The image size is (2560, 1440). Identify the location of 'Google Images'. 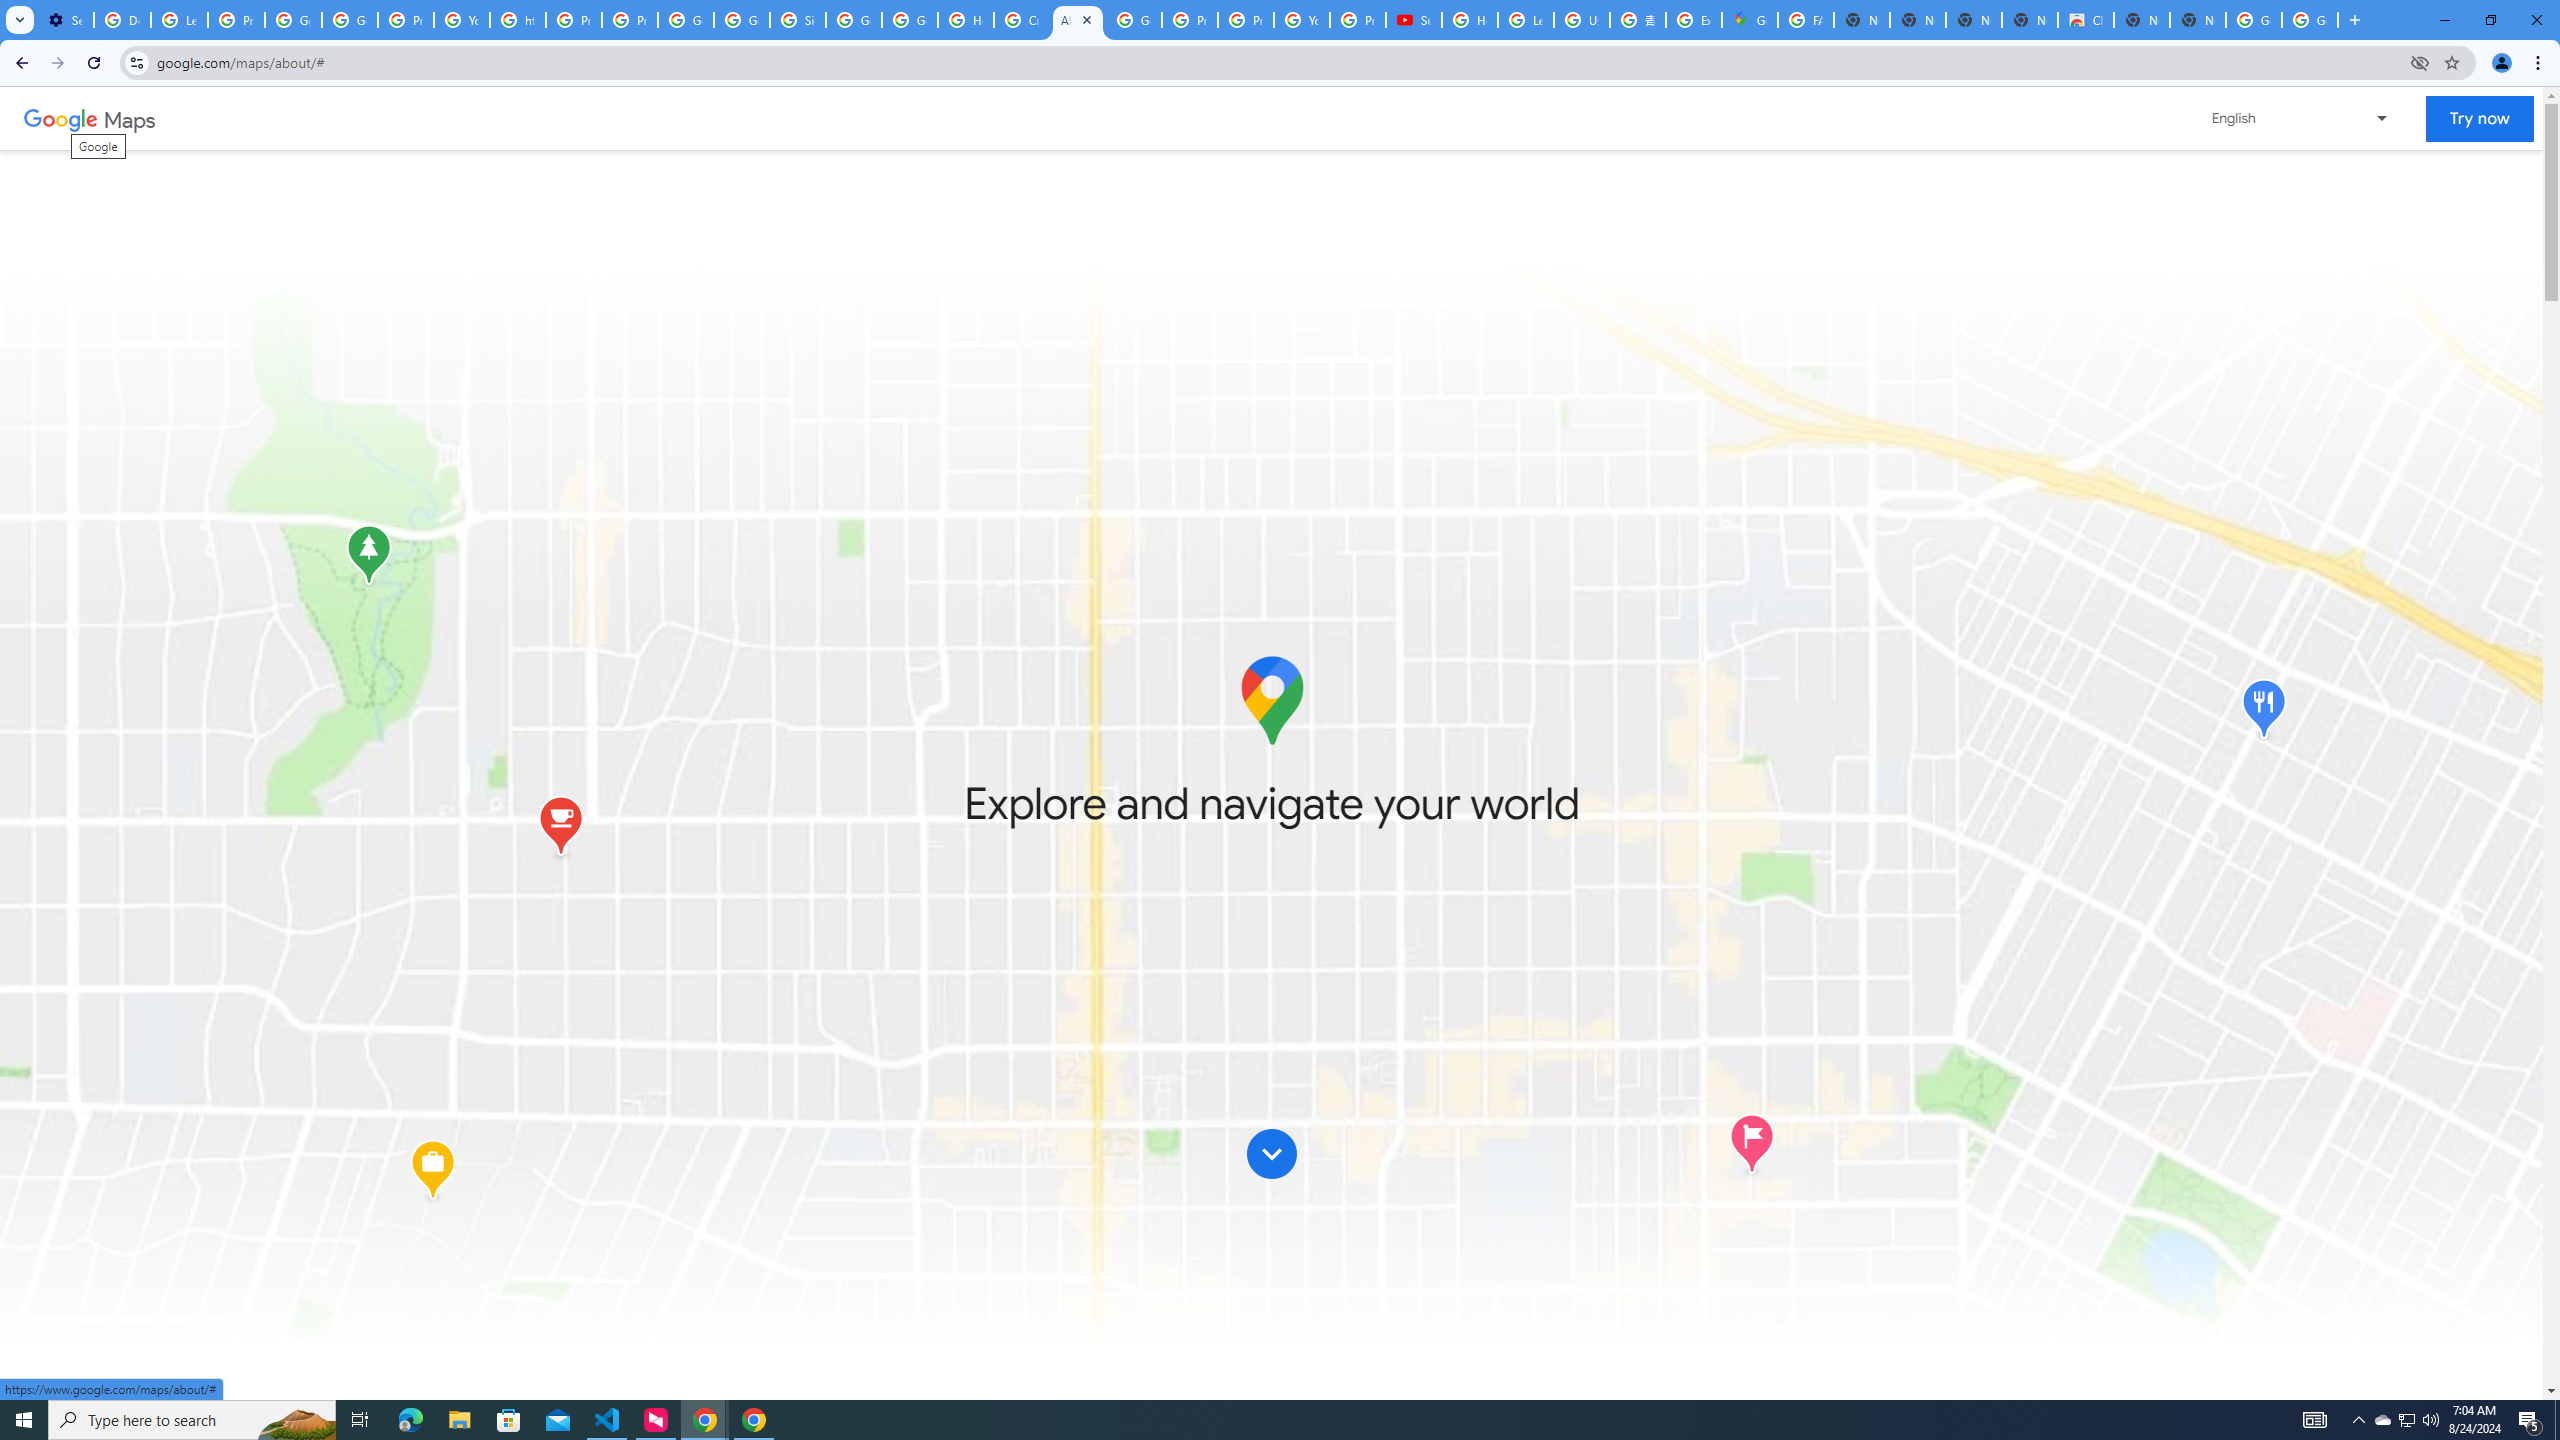
(2310, 19).